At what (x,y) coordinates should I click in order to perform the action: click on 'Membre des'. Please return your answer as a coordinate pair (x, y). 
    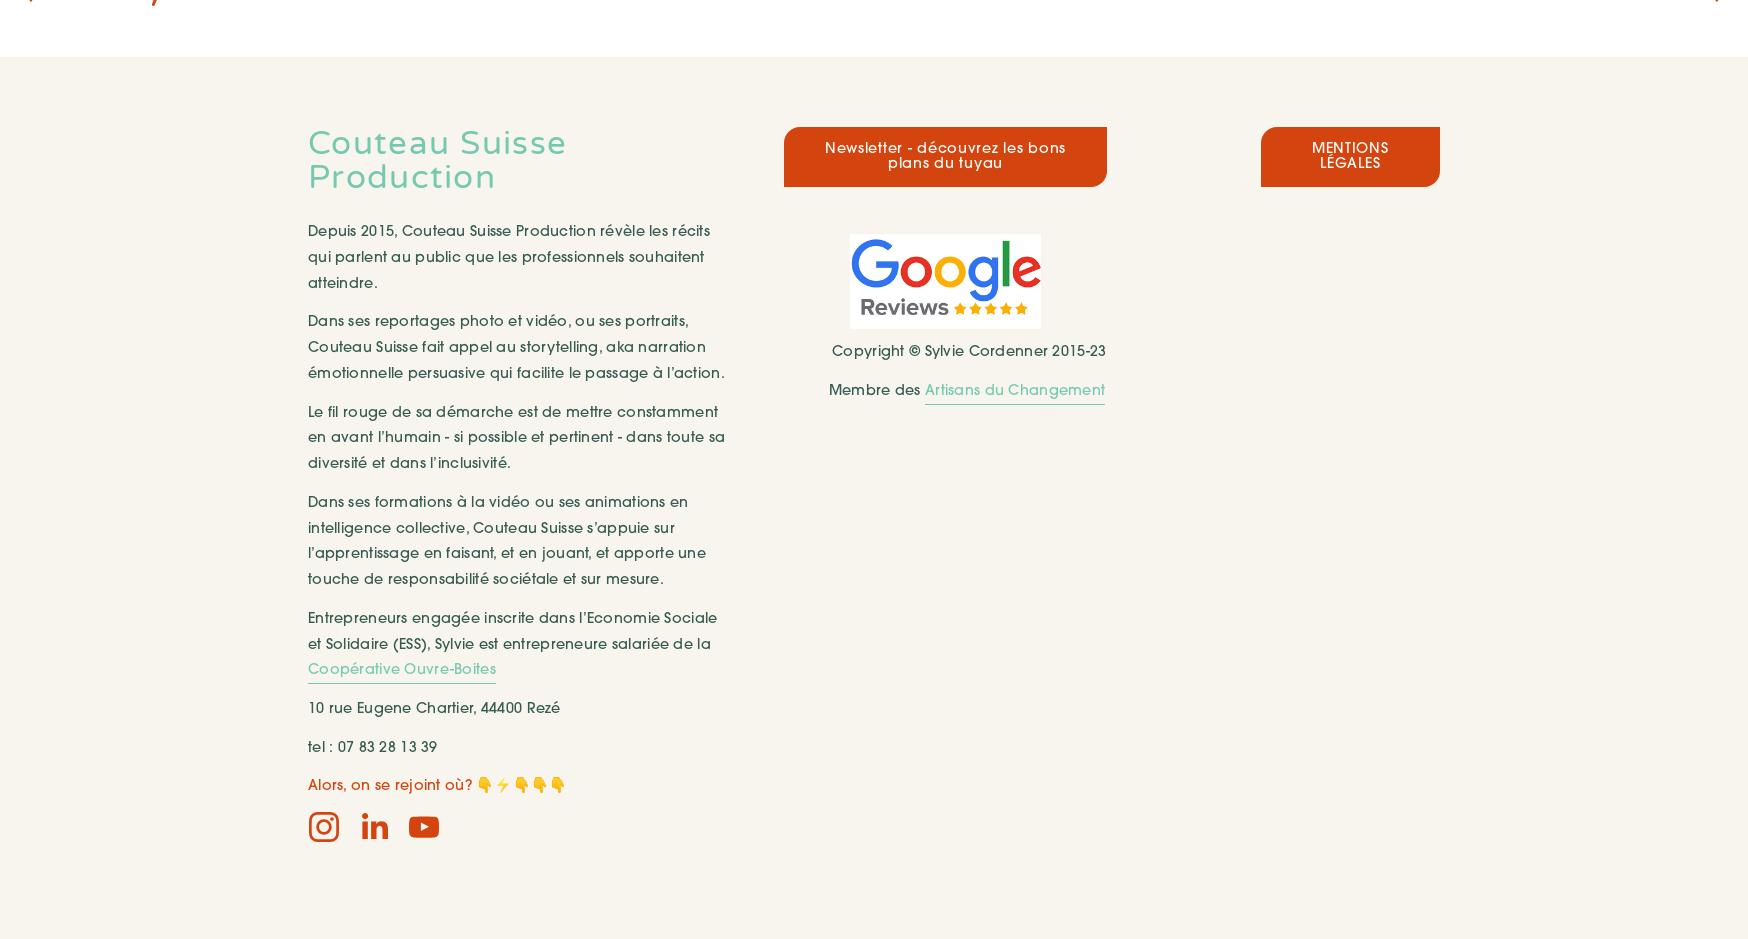
    Looking at the image, I should click on (875, 390).